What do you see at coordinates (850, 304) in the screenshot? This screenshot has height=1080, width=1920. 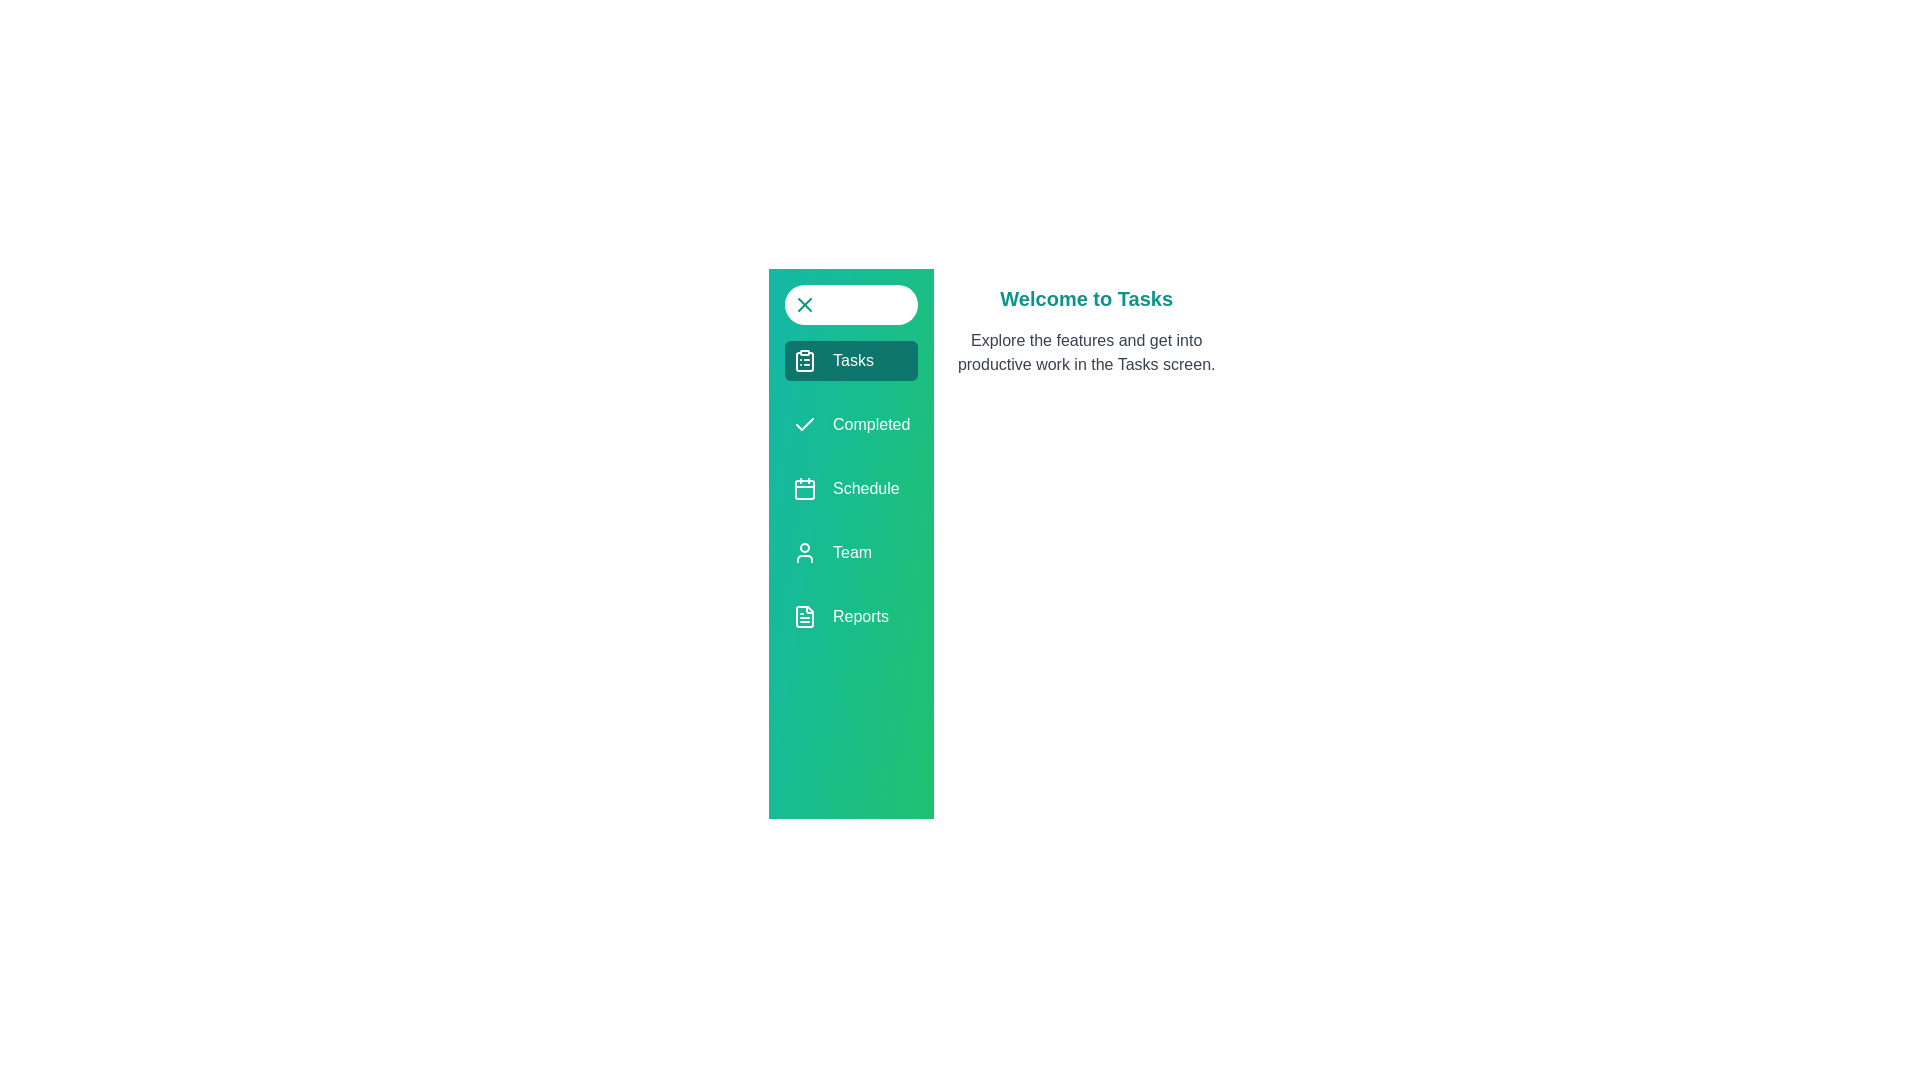 I see `the toggle button to close the drawer` at bounding box center [850, 304].